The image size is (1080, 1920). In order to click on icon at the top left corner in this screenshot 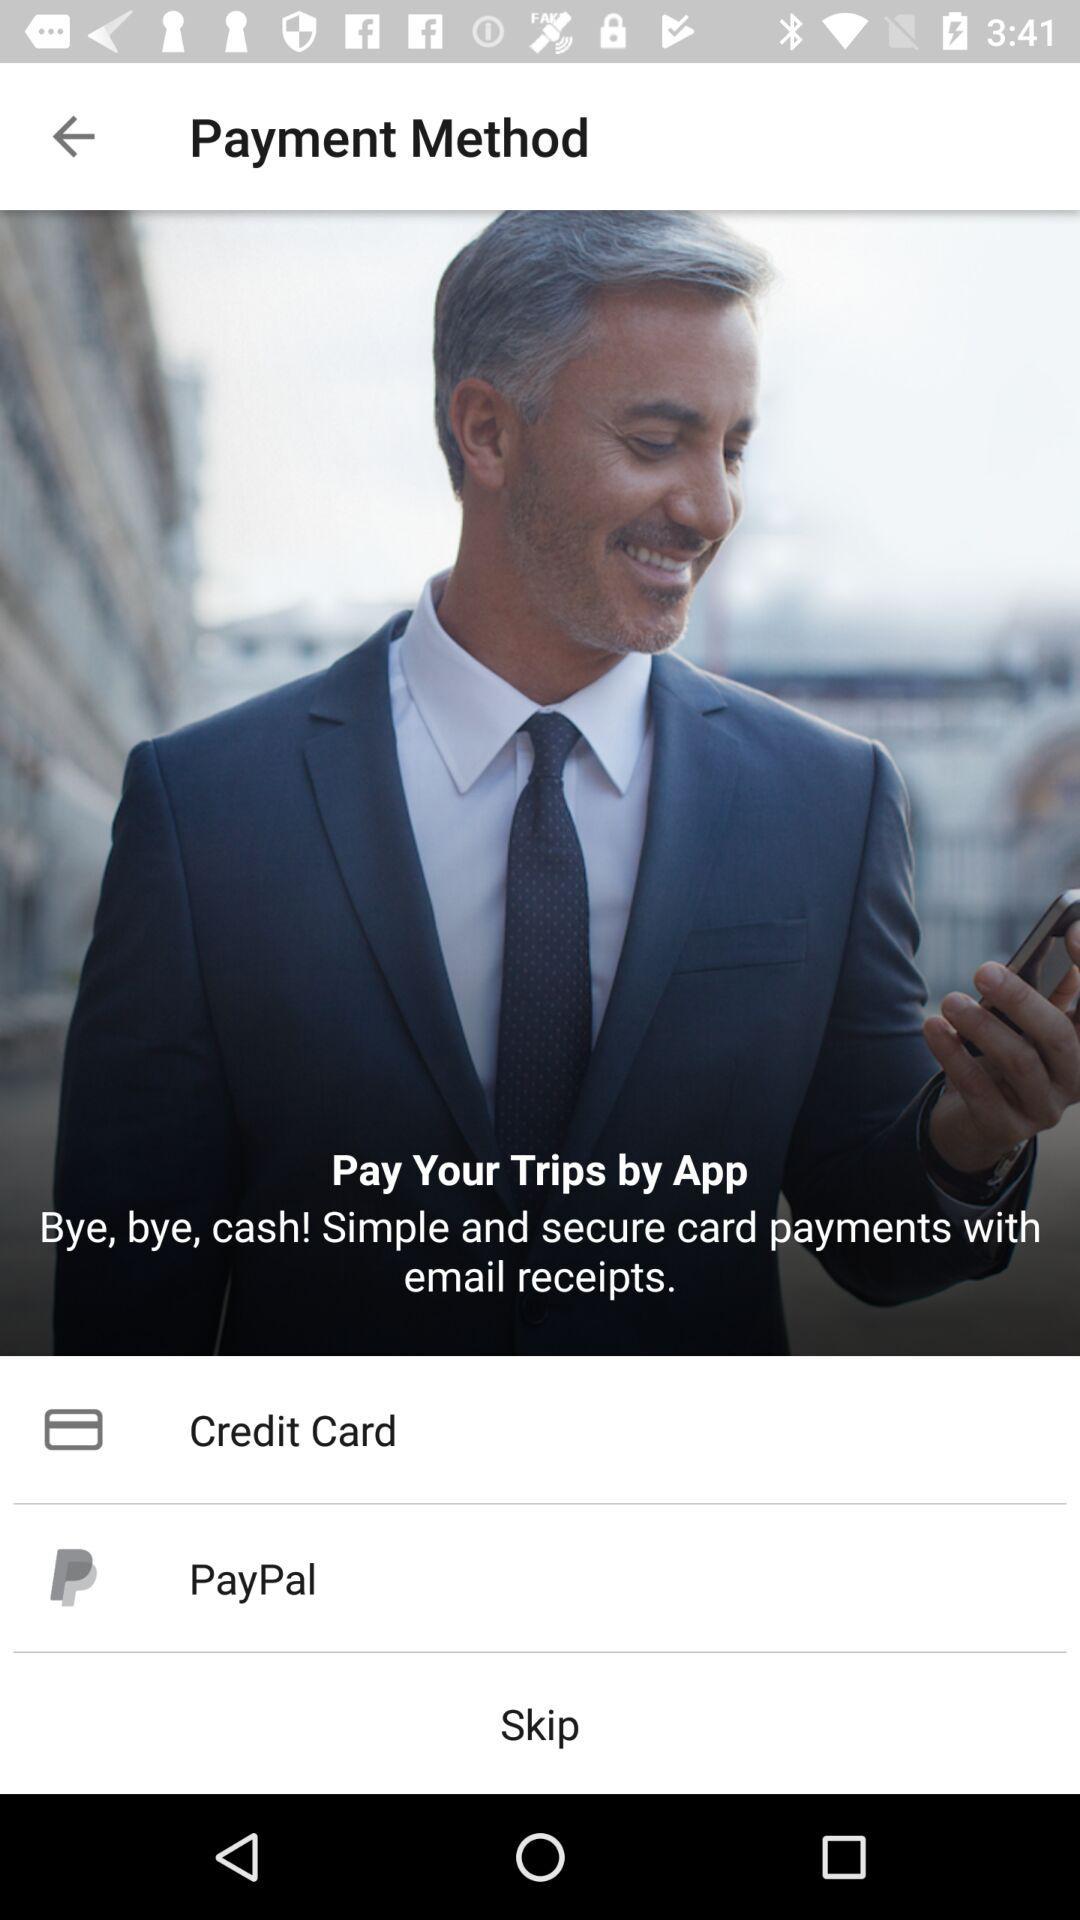, I will do `click(72, 135)`.